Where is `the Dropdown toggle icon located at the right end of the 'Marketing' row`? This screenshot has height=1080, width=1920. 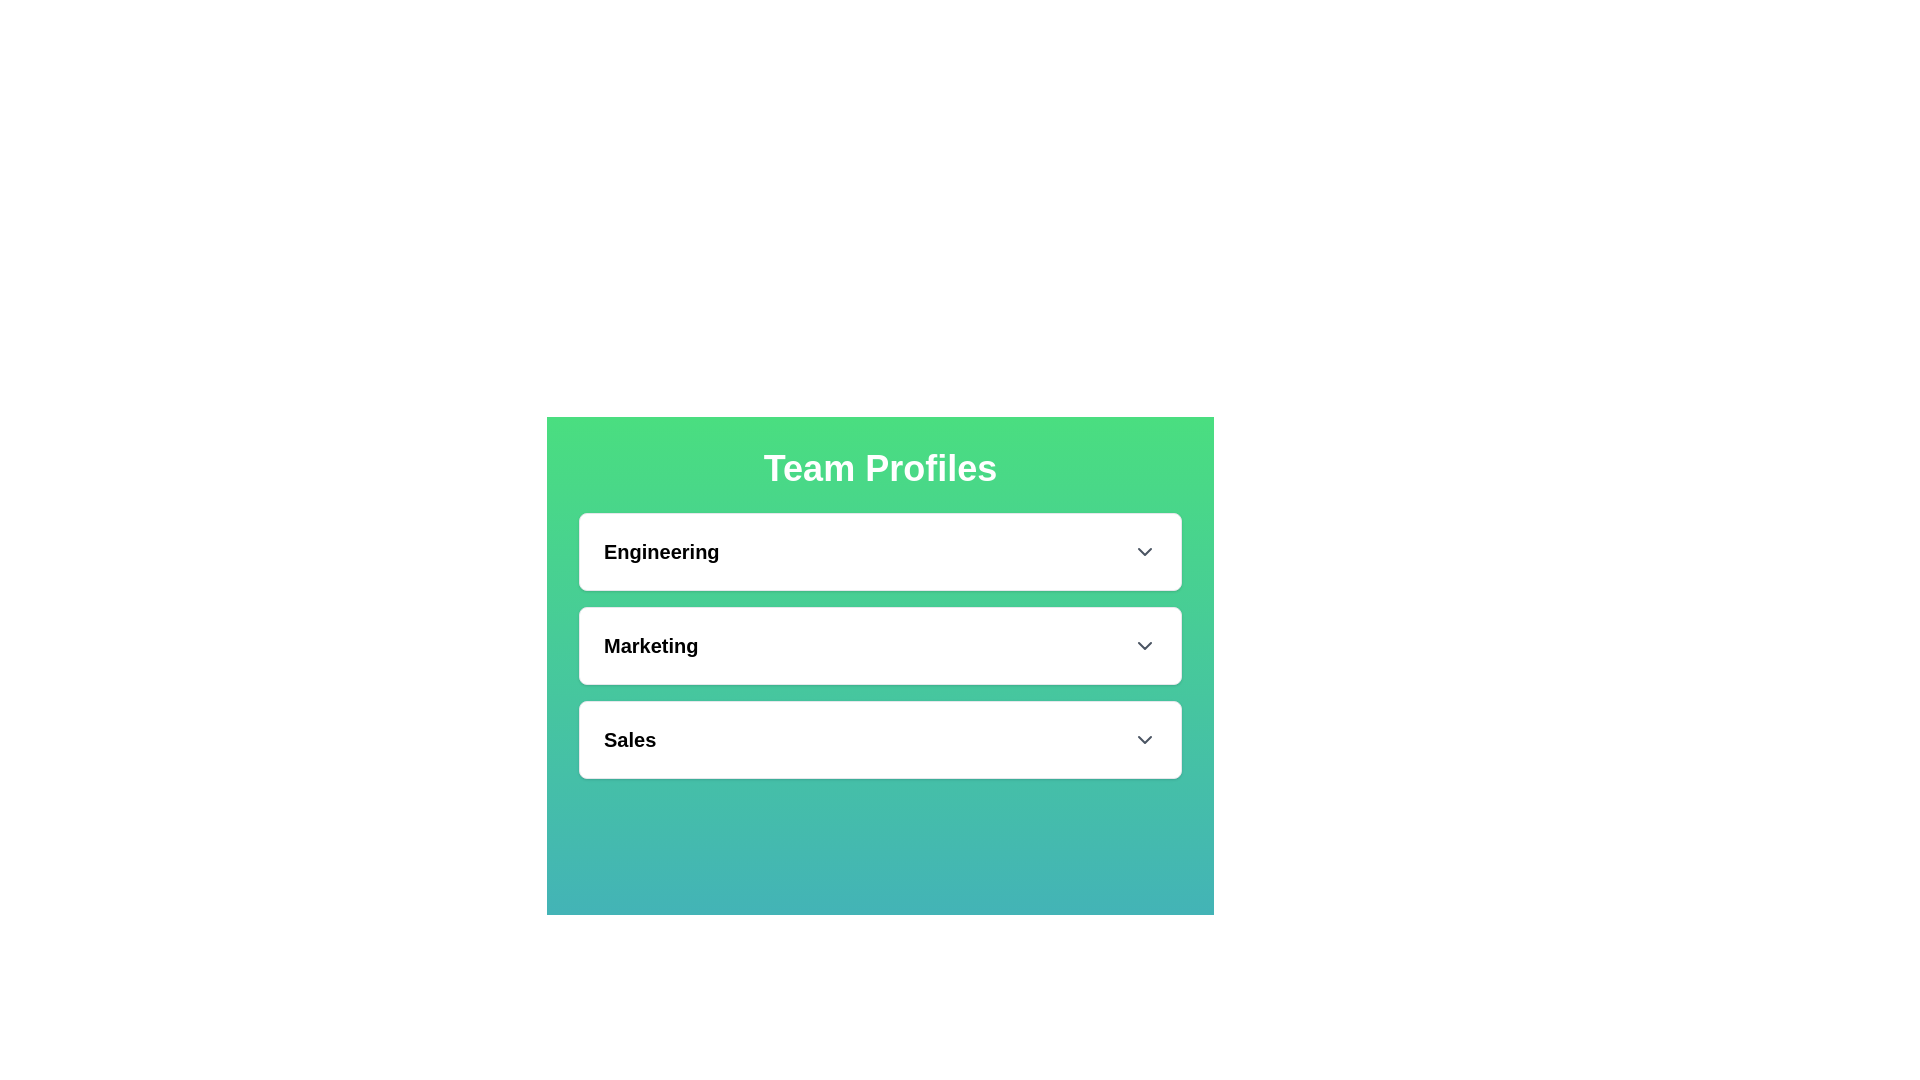
the Dropdown toggle icon located at the right end of the 'Marketing' row is located at coordinates (1145, 645).